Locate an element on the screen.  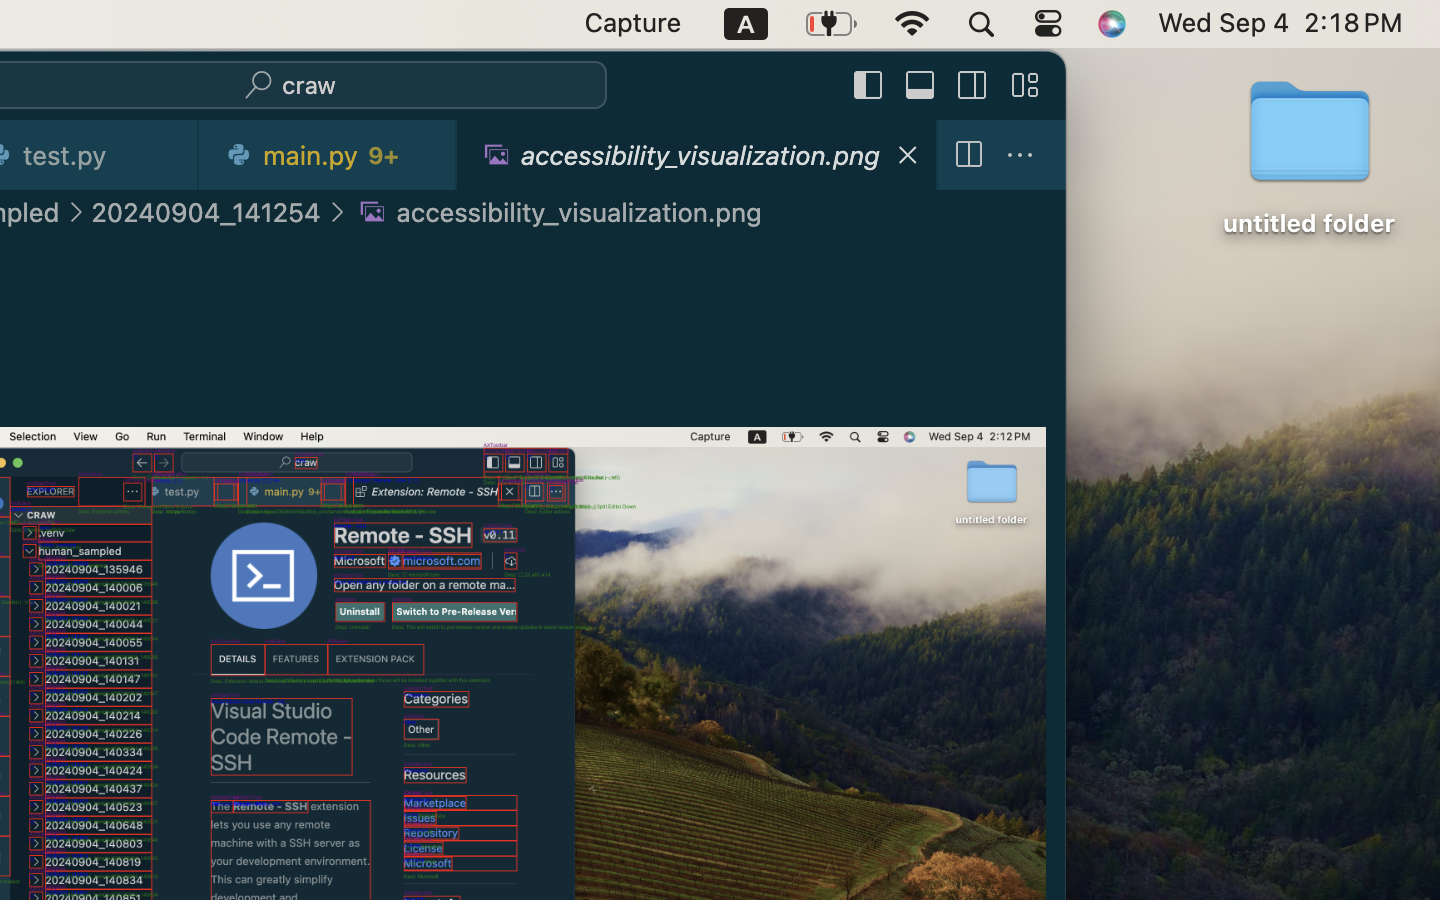
'20240904_141254' is located at coordinates (206, 212).